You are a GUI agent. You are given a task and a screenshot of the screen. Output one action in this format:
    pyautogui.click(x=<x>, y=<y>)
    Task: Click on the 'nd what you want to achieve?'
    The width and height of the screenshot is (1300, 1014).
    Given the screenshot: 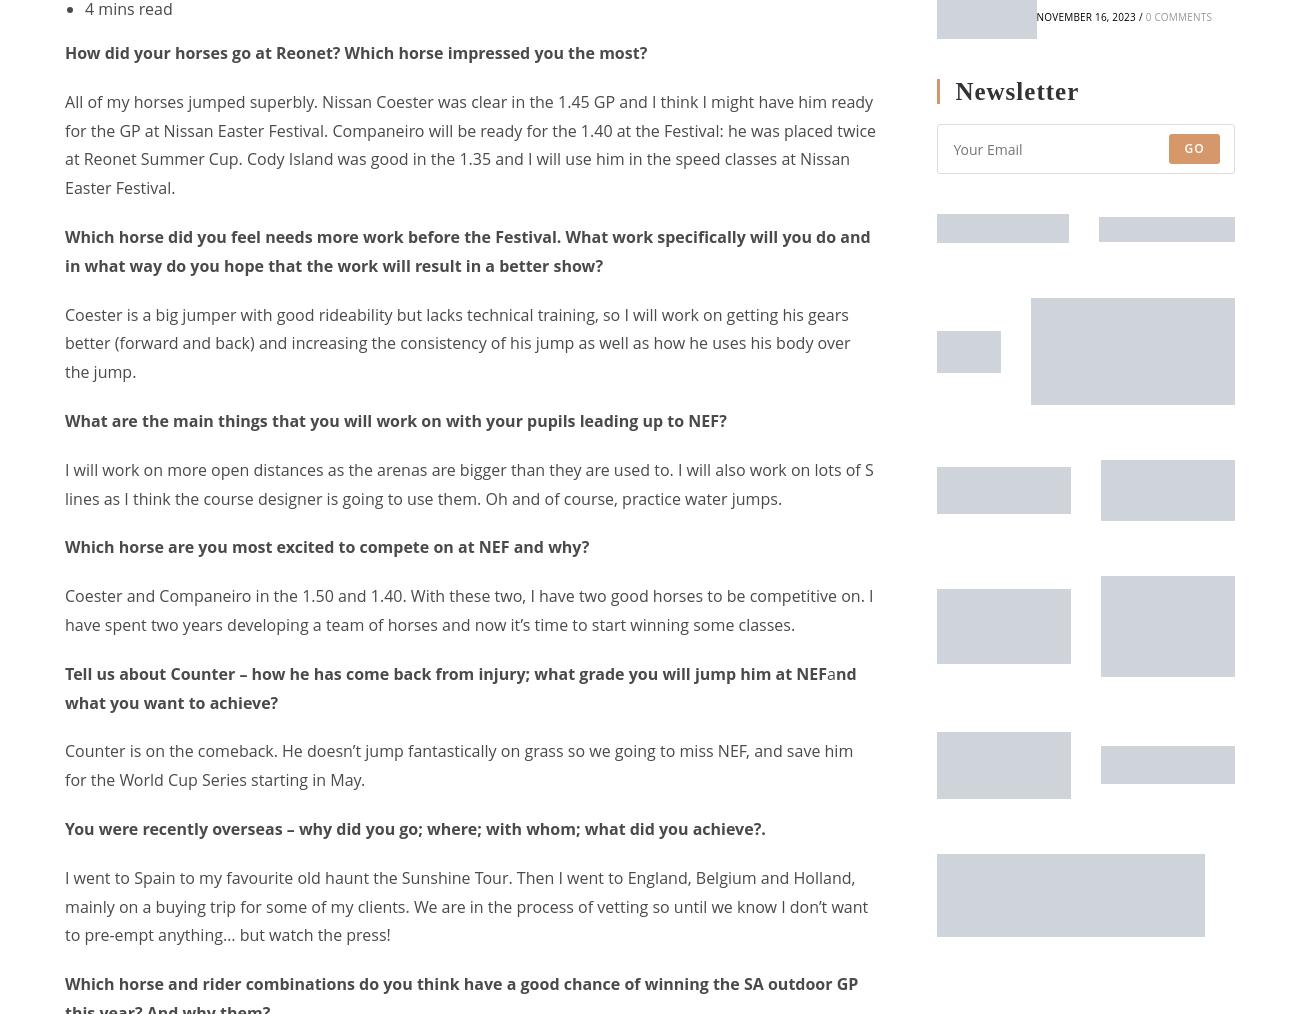 What is the action you would take?
    pyautogui.click(x=459, y=686)
    